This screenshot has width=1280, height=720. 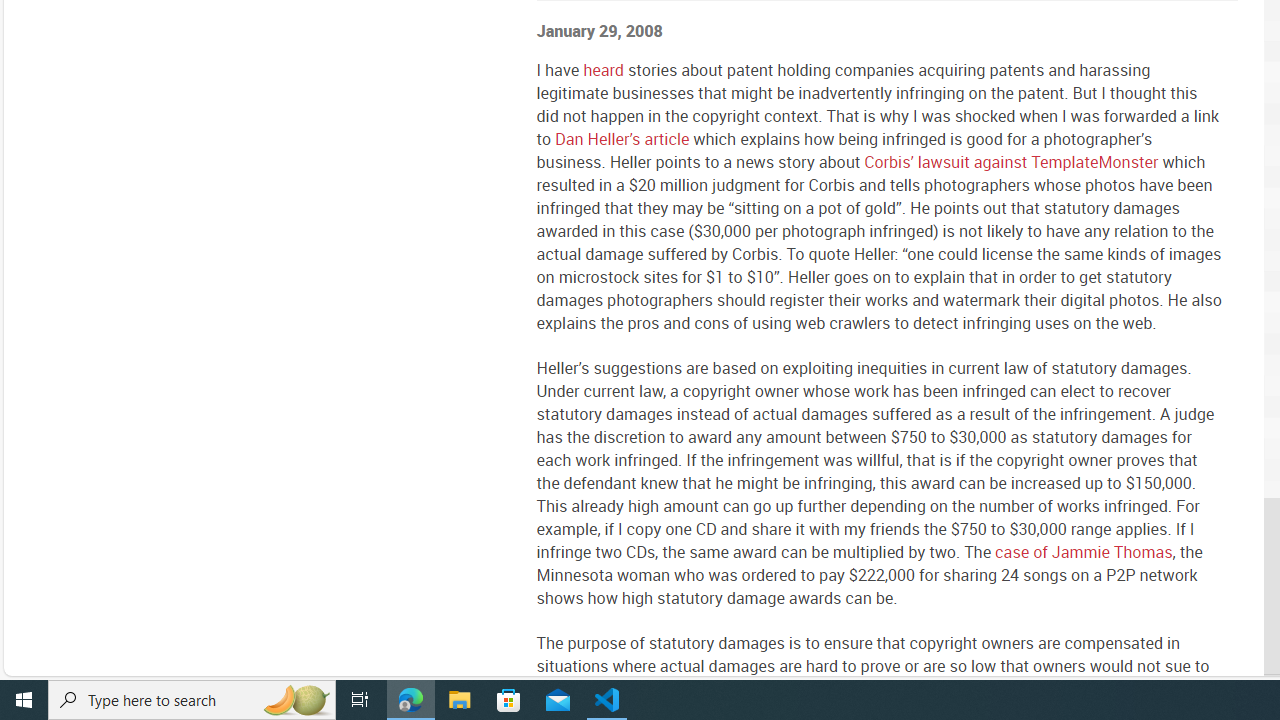 I want to click on 'case of Jammie Thomas', so click(x=1082, y=551).